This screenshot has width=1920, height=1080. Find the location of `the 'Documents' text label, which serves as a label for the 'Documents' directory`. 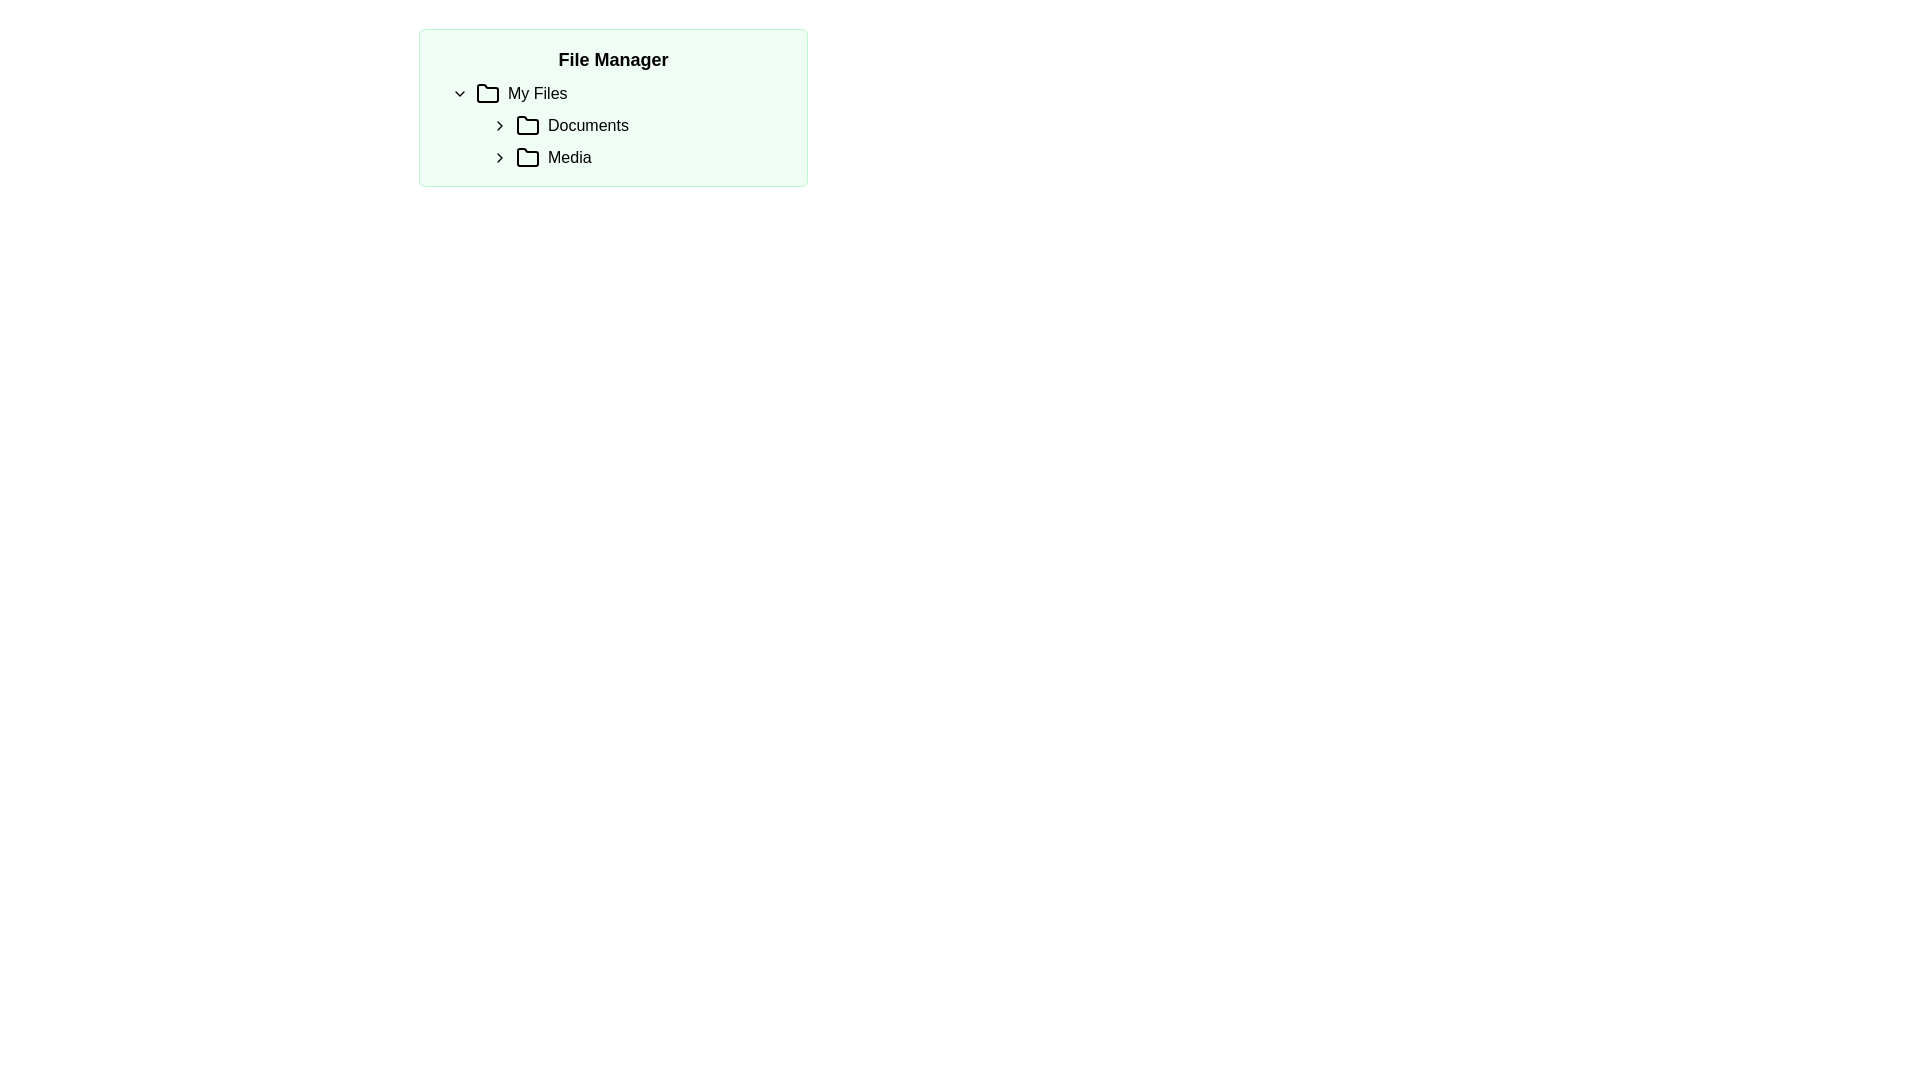

the 'Documents' text label, which serves as a label for the 'Documents' directory is located at coordinates (620, 126).